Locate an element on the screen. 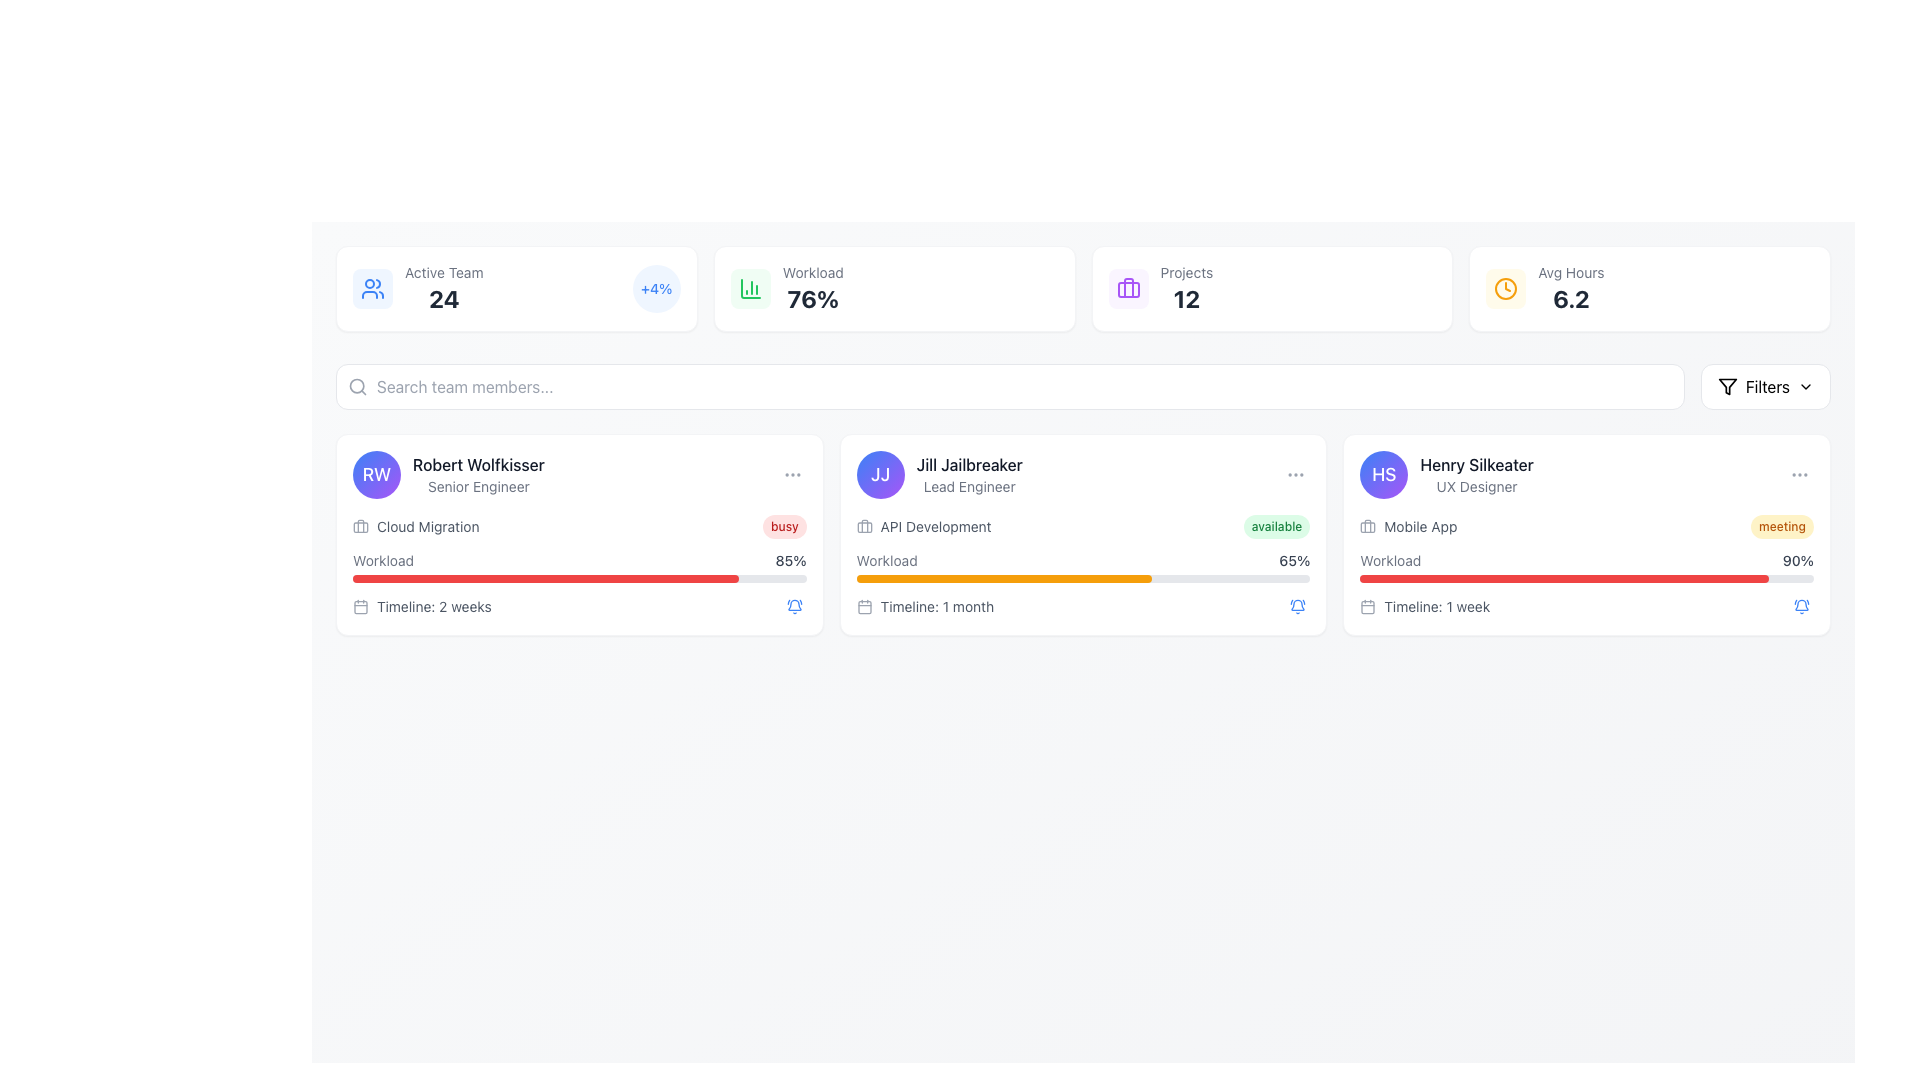  information displayed in the composite text component that summarizes the count of an active team, located in the top-left corner next to the blue user group icon is located at coordinates (443, 289).